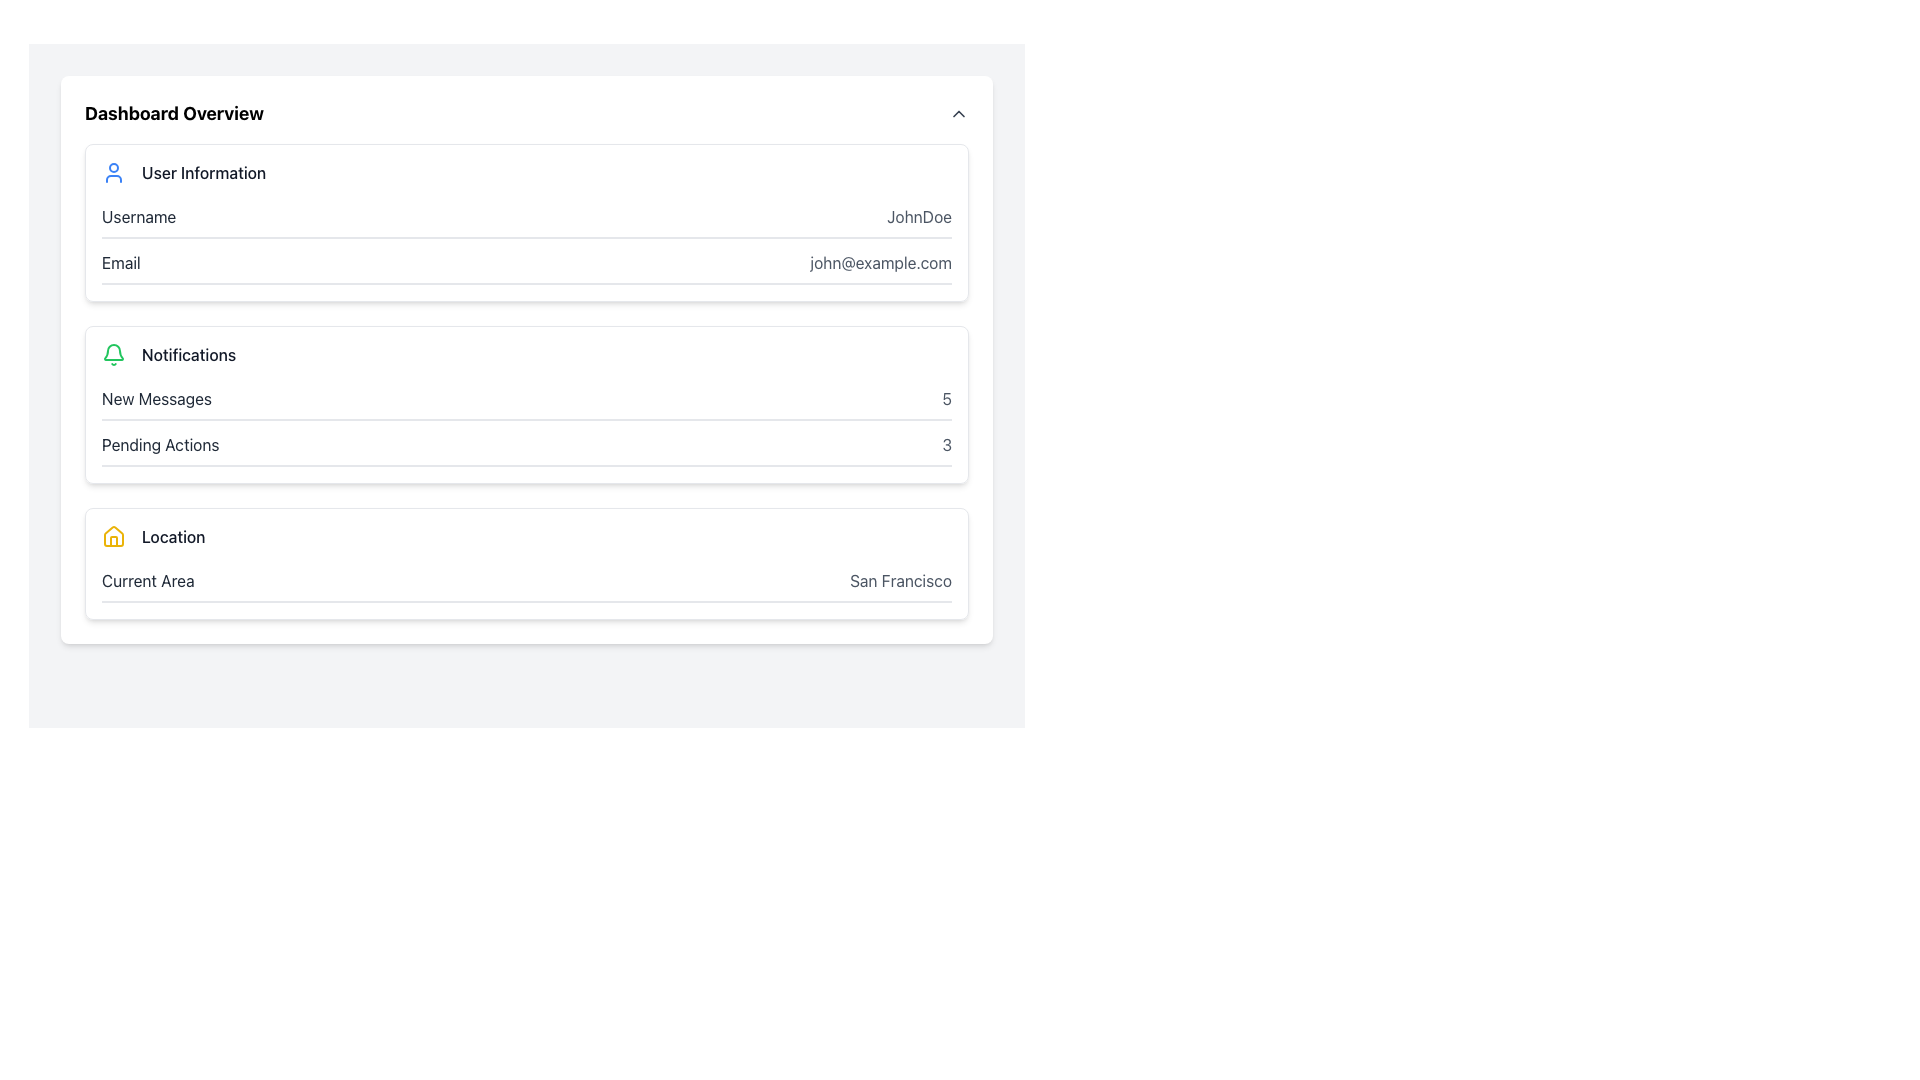  Describe the element at coordinates (113, 535) in the screenshot. I see `the location icon in the 'Location' section of the application, which is visually represented as a larger icon adjacent to the 'Location' label` at that location.